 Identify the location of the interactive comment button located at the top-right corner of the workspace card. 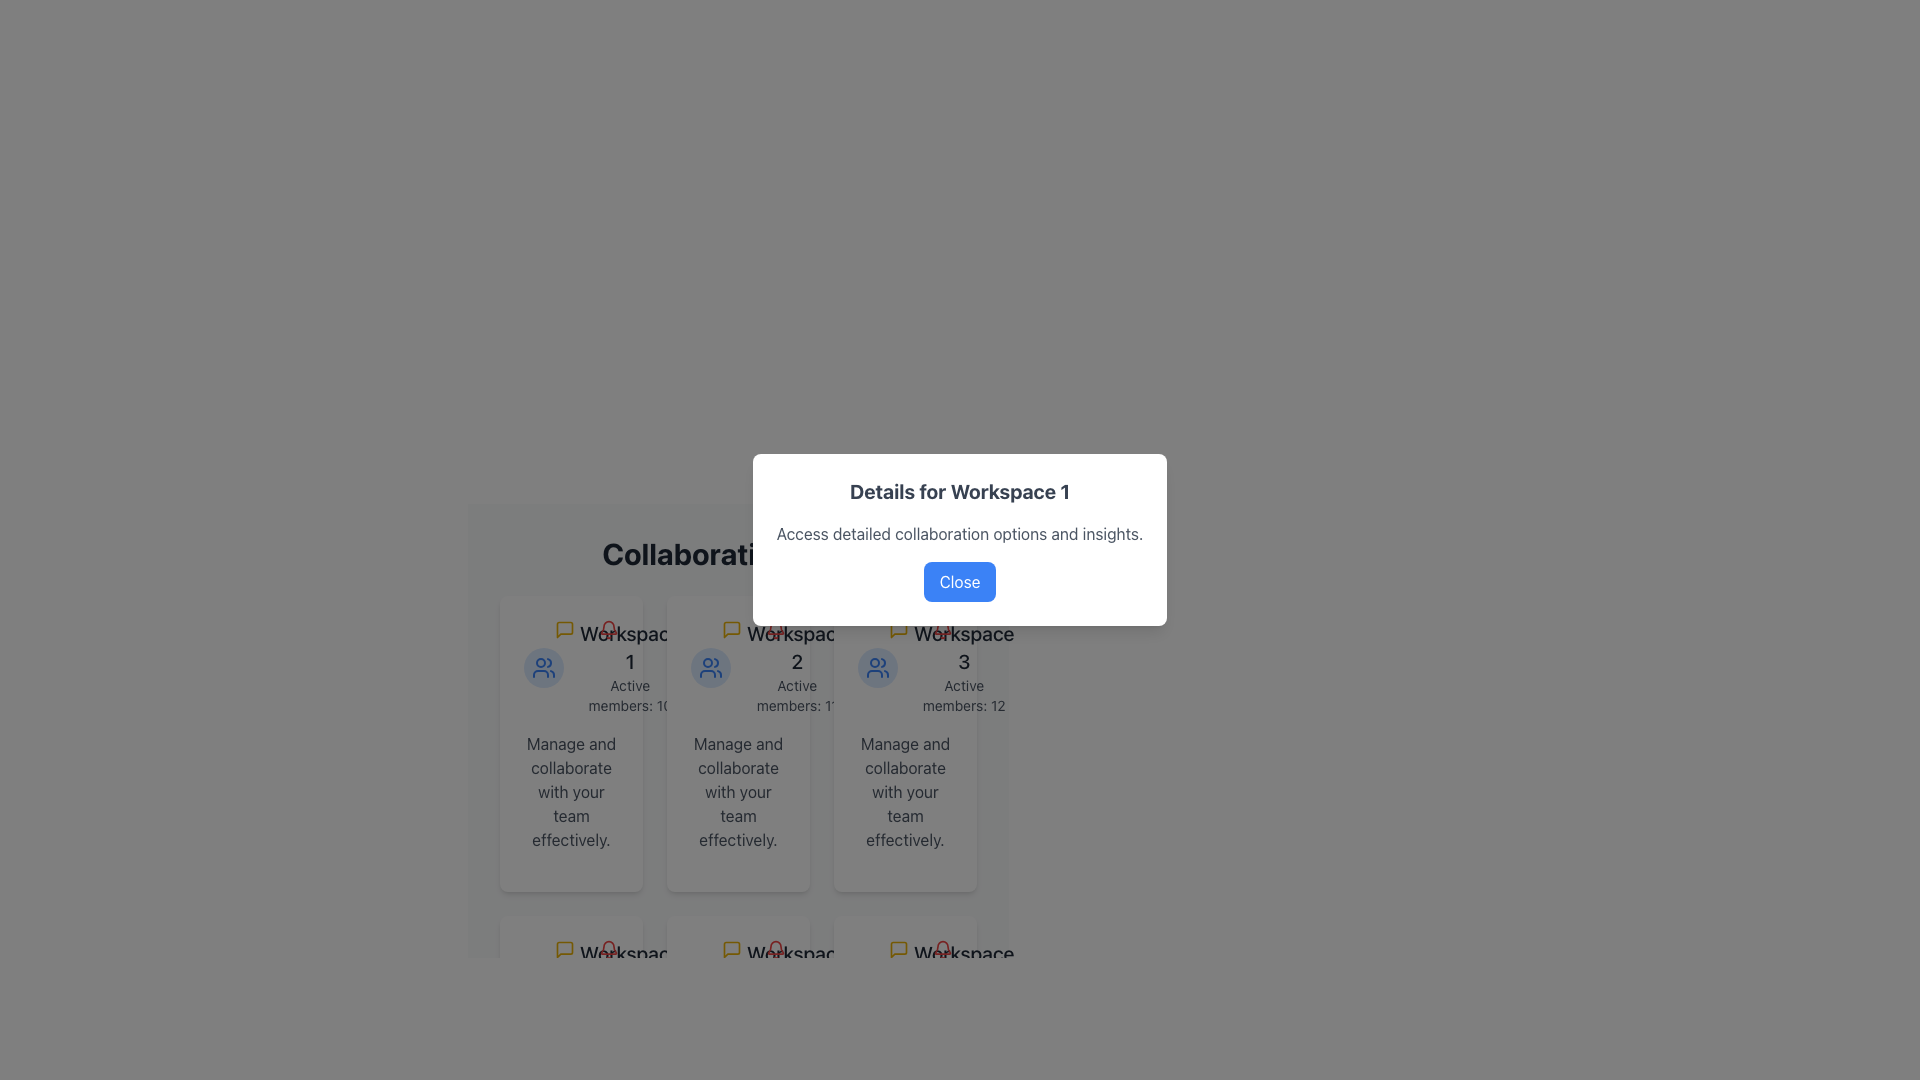
(564, 628).